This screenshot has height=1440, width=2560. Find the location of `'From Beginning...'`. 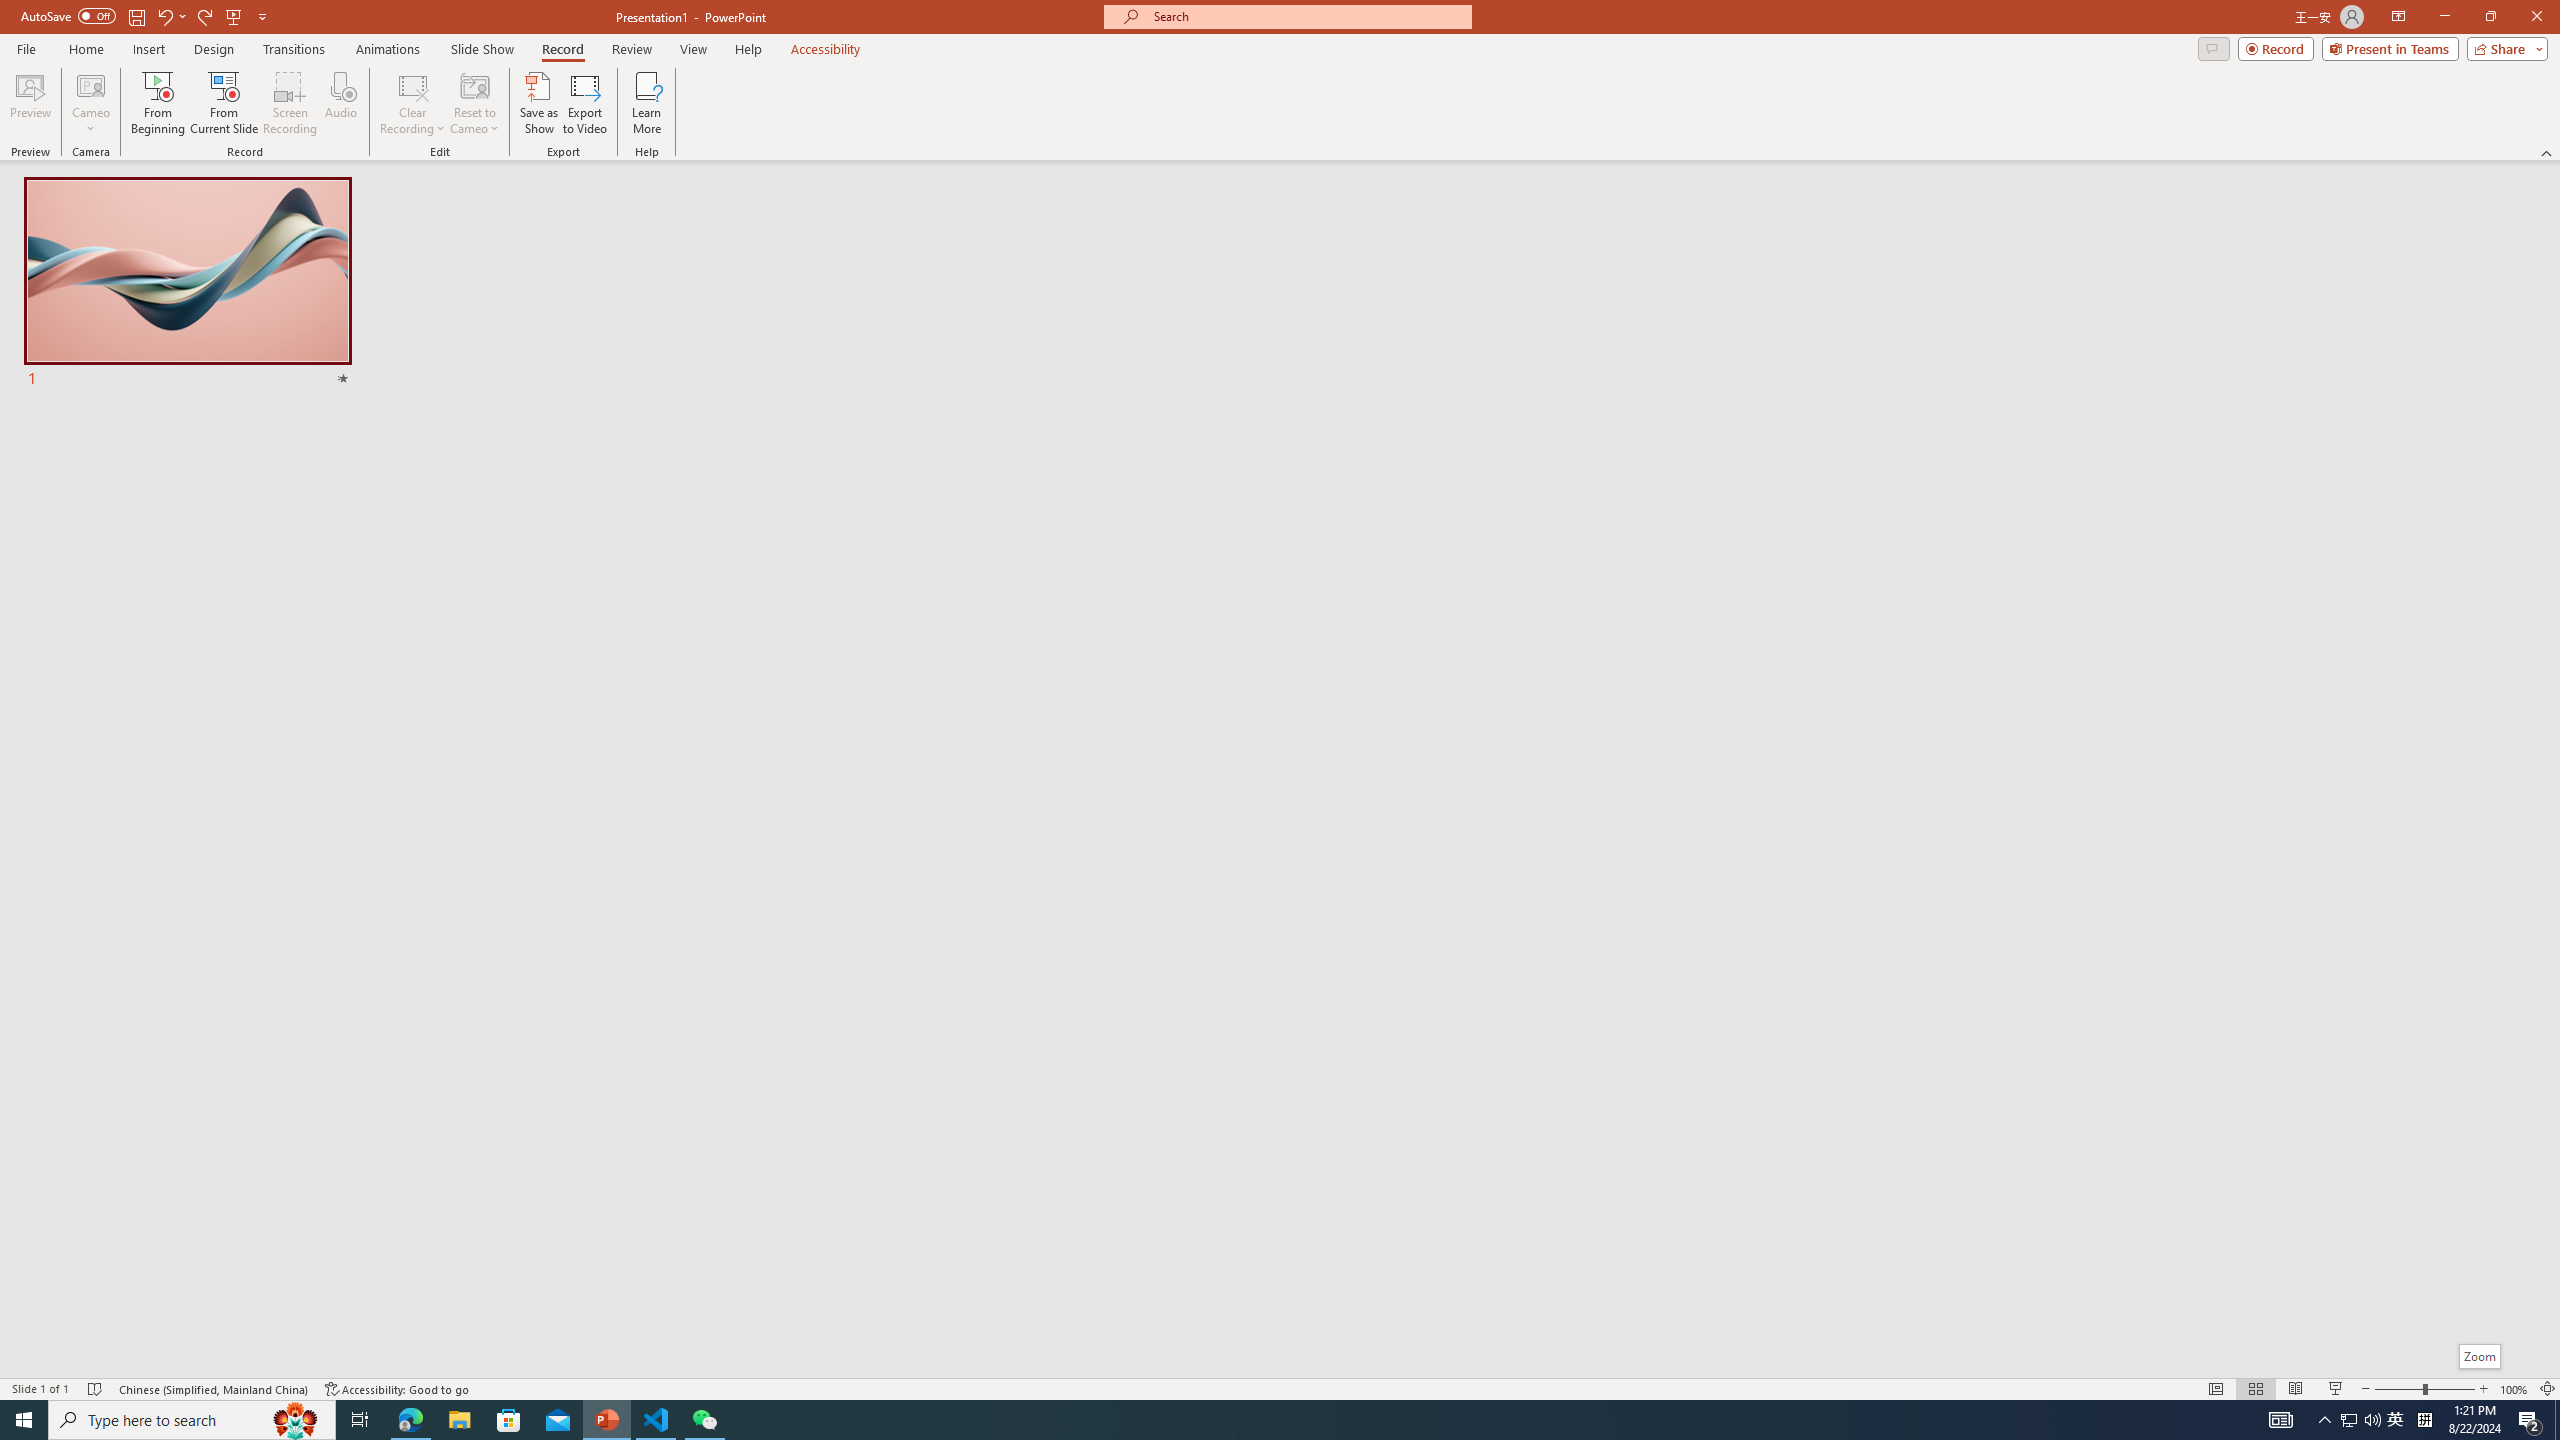

'From Beginning...' is located at coordinates (156, 103).